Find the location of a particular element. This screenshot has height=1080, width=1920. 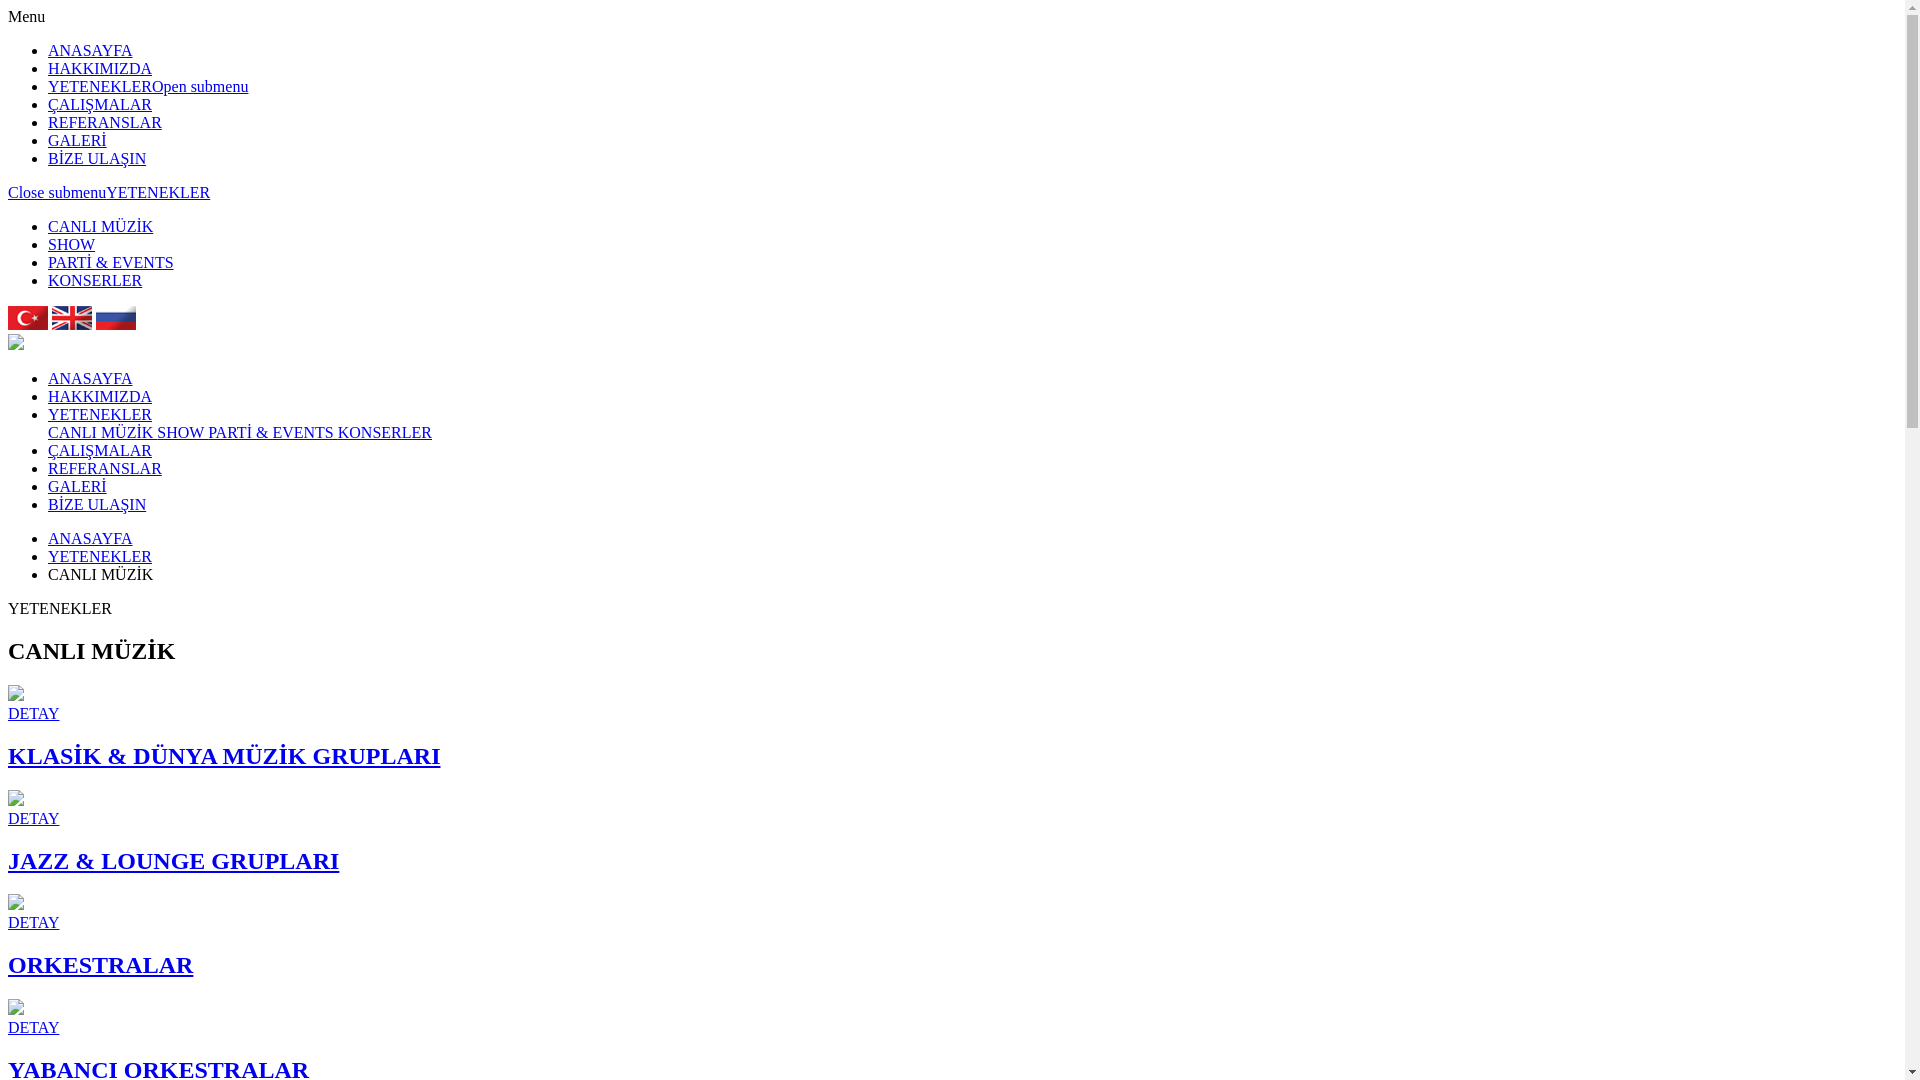

'YETENEKLER' is located at coordinates (99, 413).